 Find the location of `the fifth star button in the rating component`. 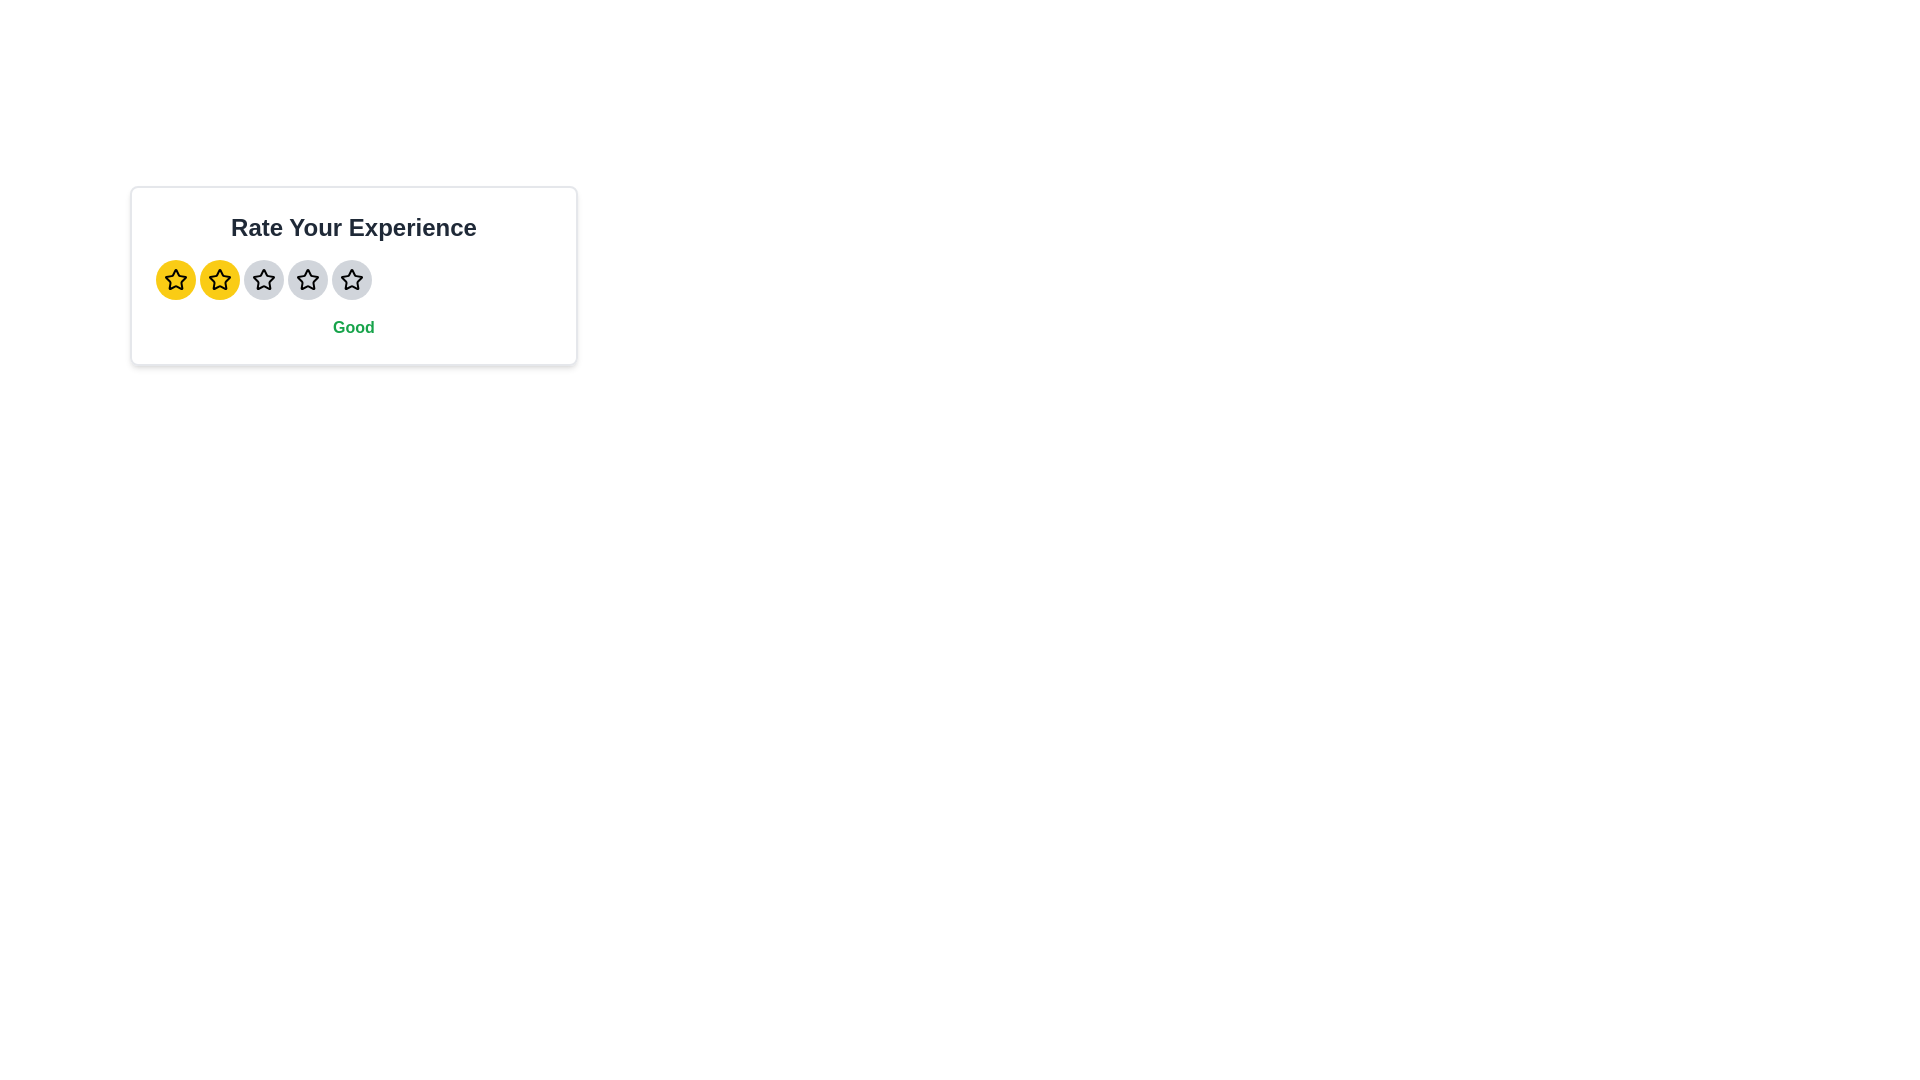

the fifth star button in the rating component is located at coordinates (351, 280).